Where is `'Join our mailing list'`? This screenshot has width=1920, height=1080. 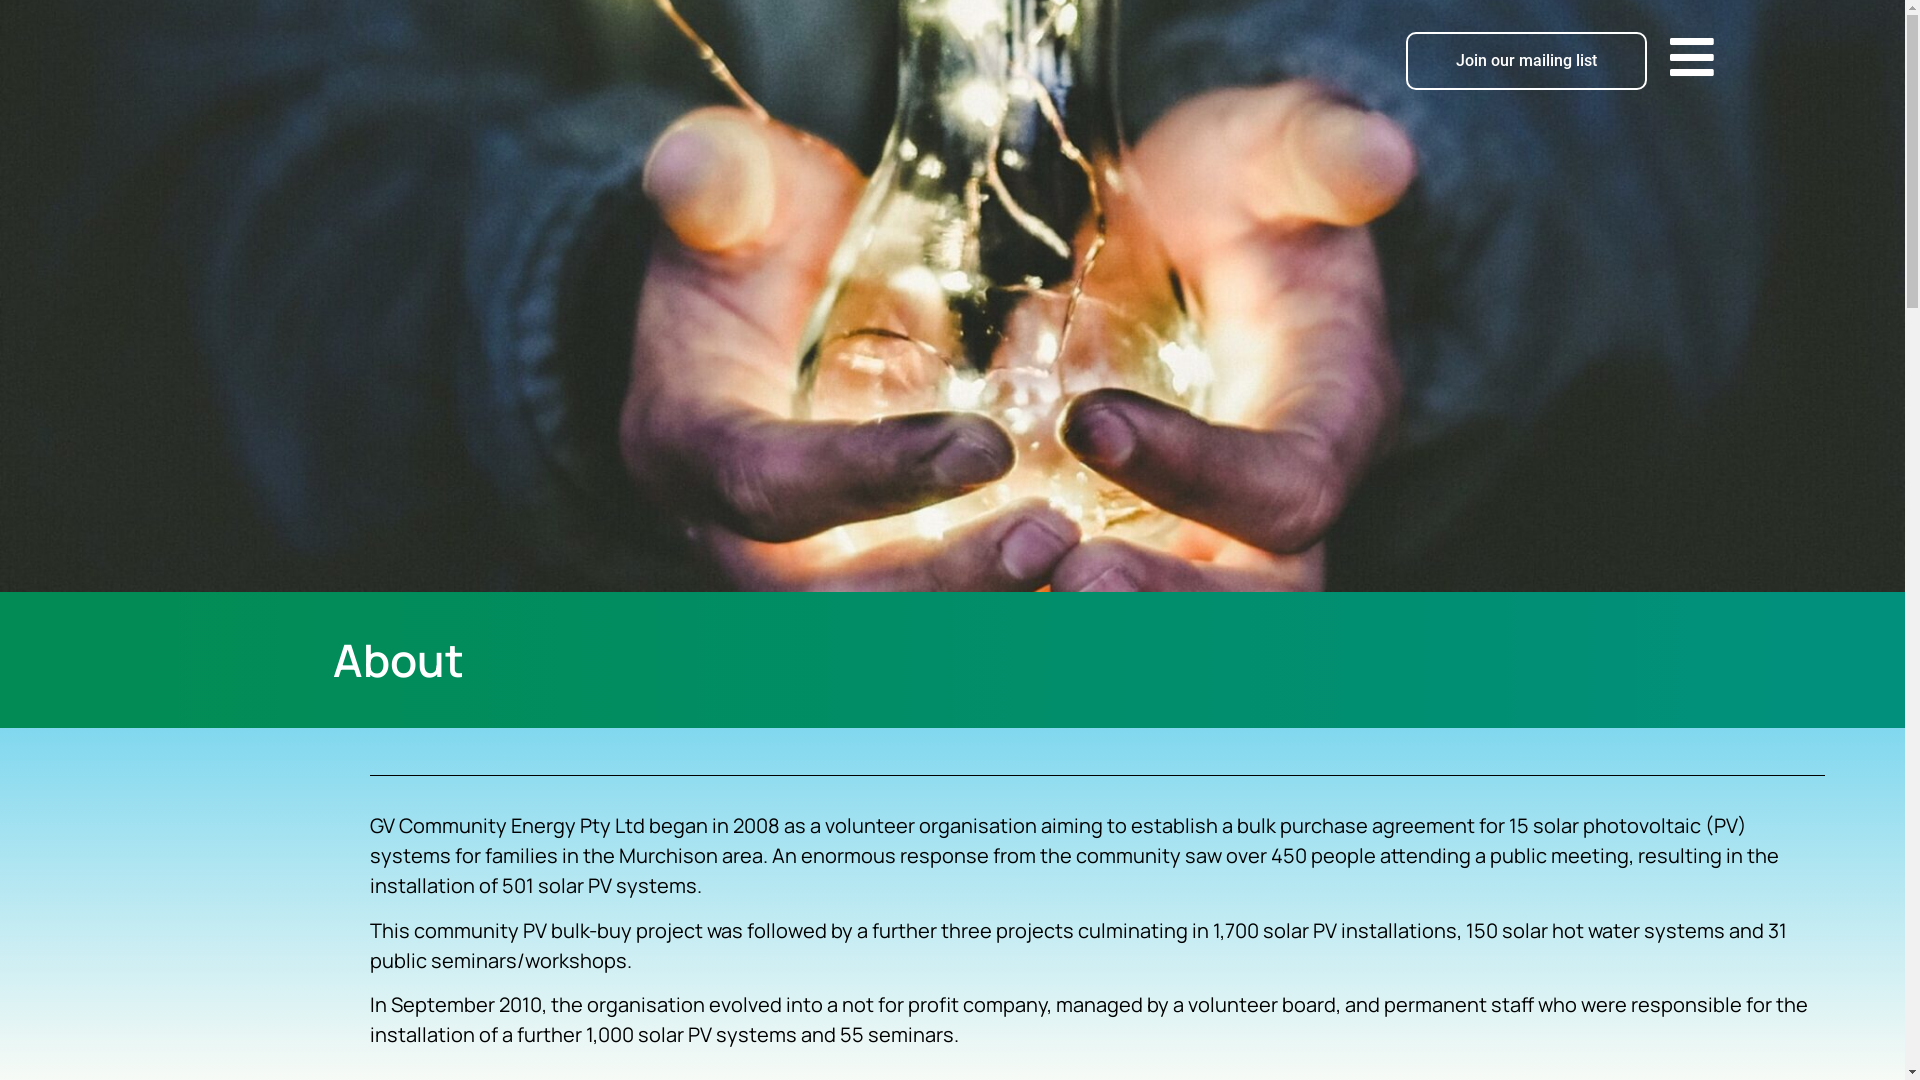 'Join our mailing list' is located at coordinates (1525, 60).